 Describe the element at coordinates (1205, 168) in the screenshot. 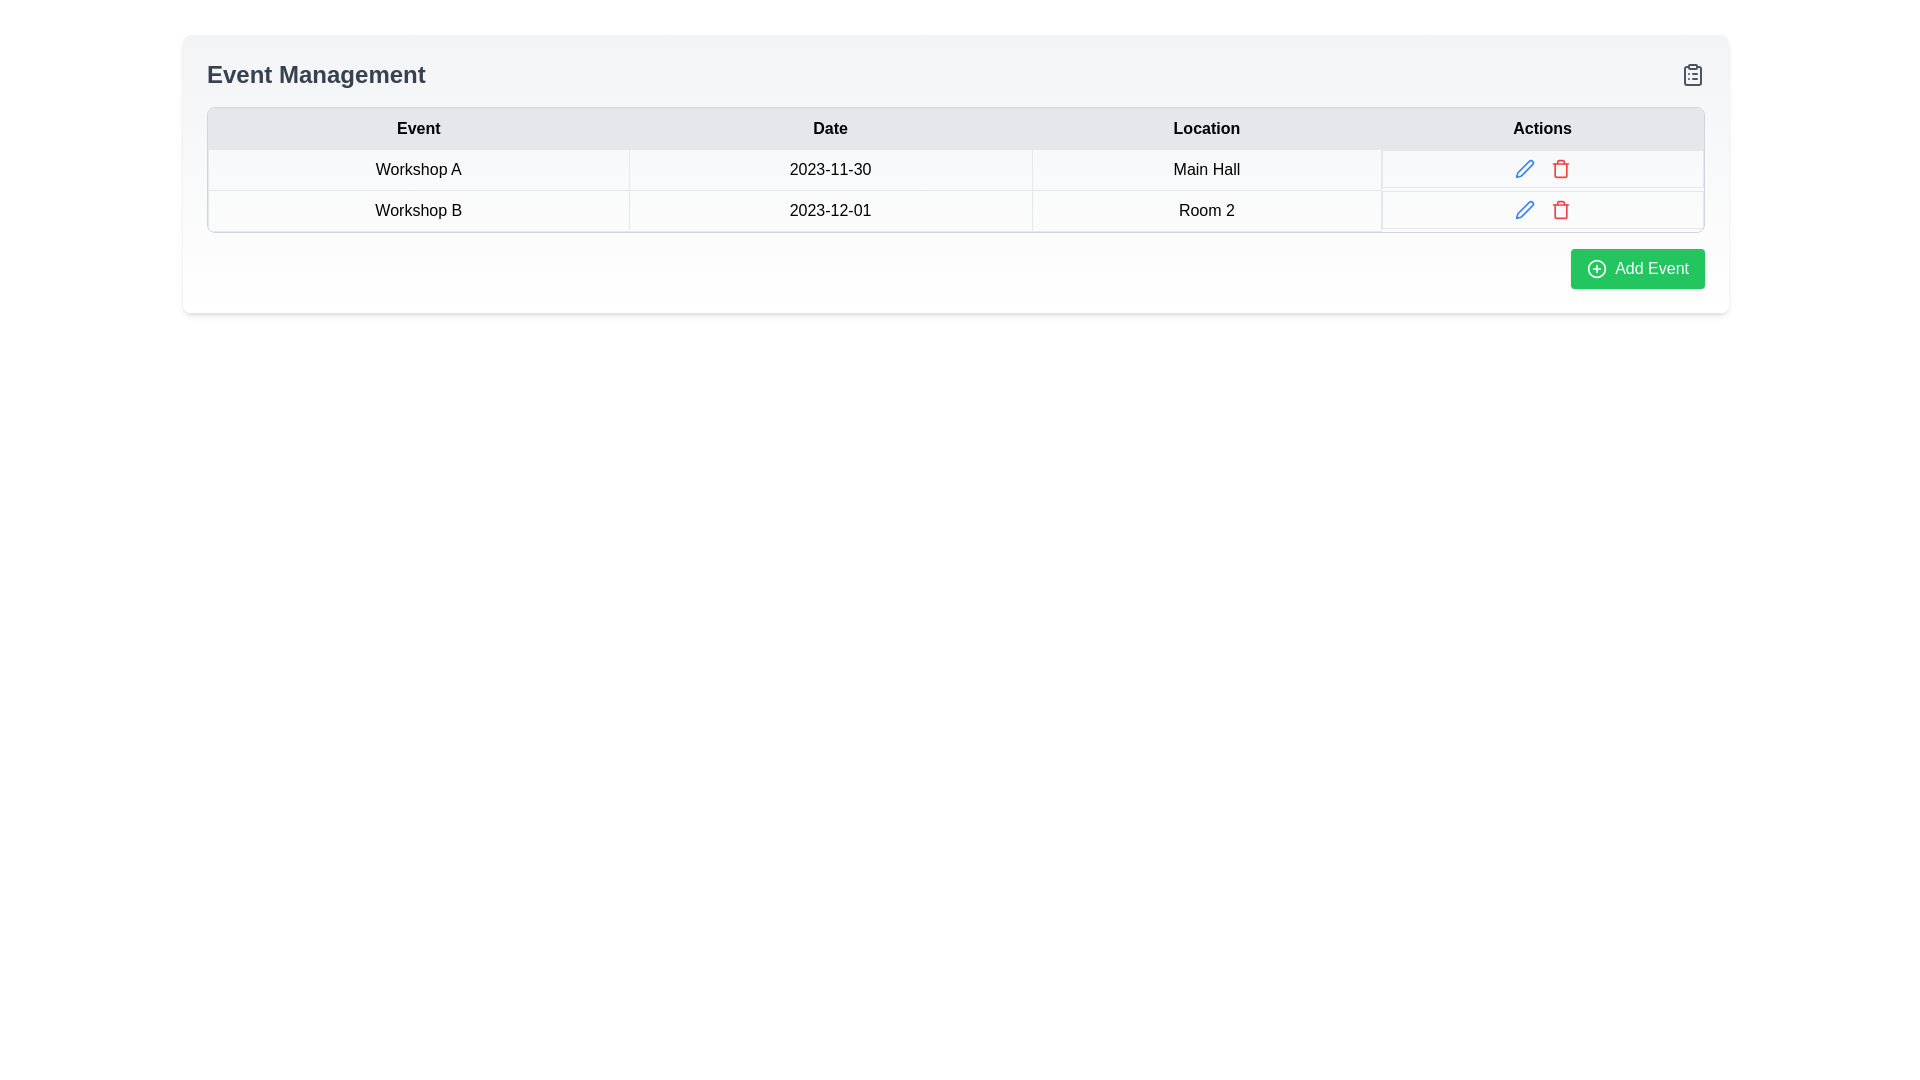

I see `the static text label displaying 'Workshop A' in the 'Location' column of the first row in the table` at that location.